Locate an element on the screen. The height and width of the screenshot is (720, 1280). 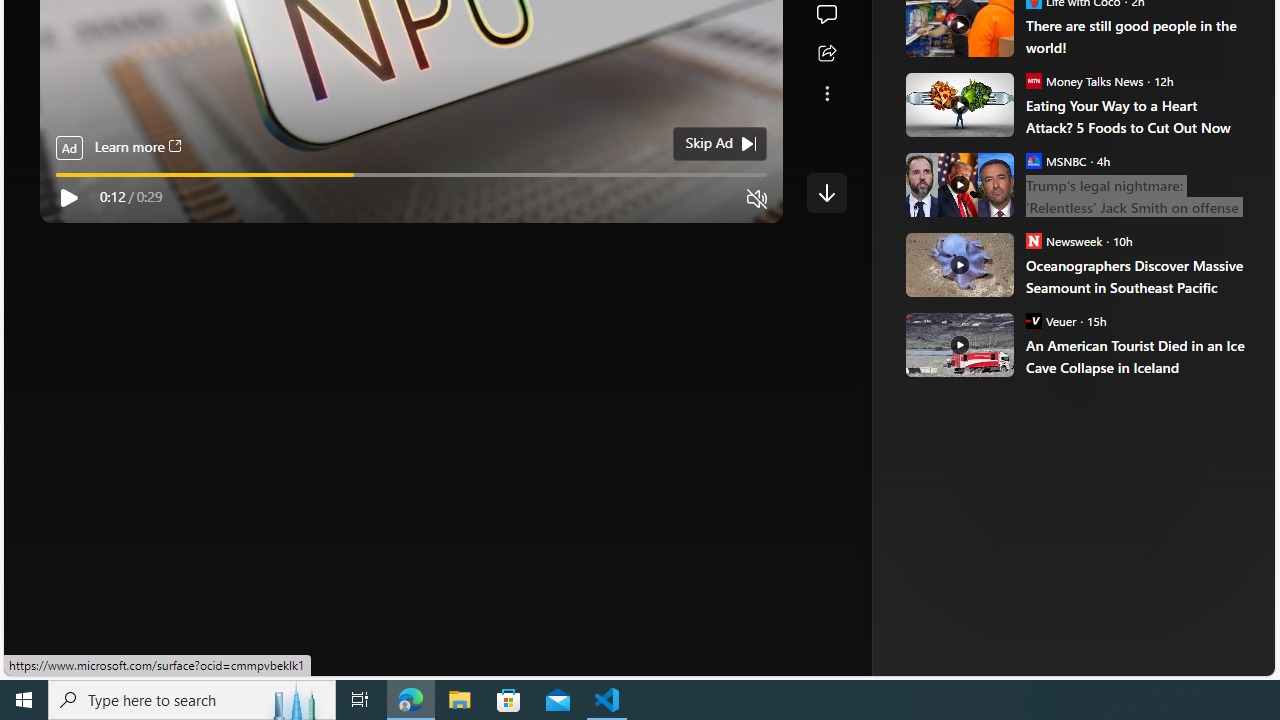
'Newsweek Newsweek' is located at coordinates (1063, 239).